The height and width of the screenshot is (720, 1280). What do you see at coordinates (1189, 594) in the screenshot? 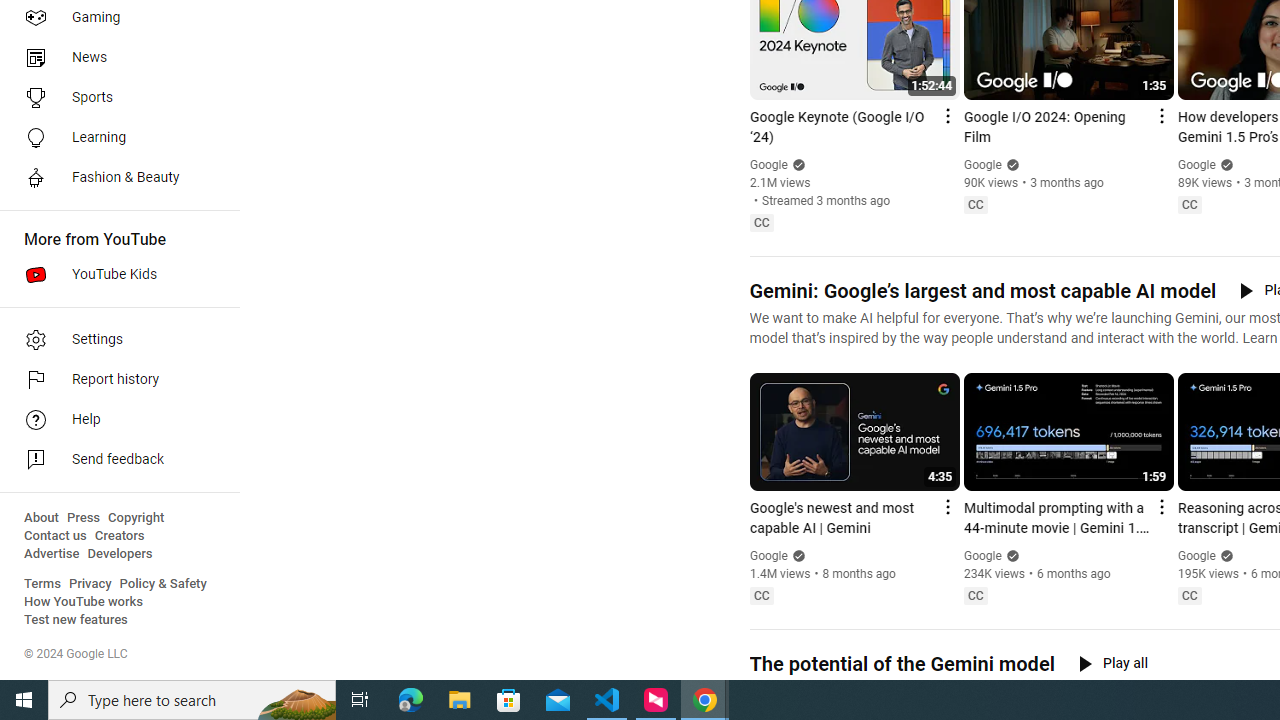
I see `'Closed captions'` at bounding box center [1189, 594].